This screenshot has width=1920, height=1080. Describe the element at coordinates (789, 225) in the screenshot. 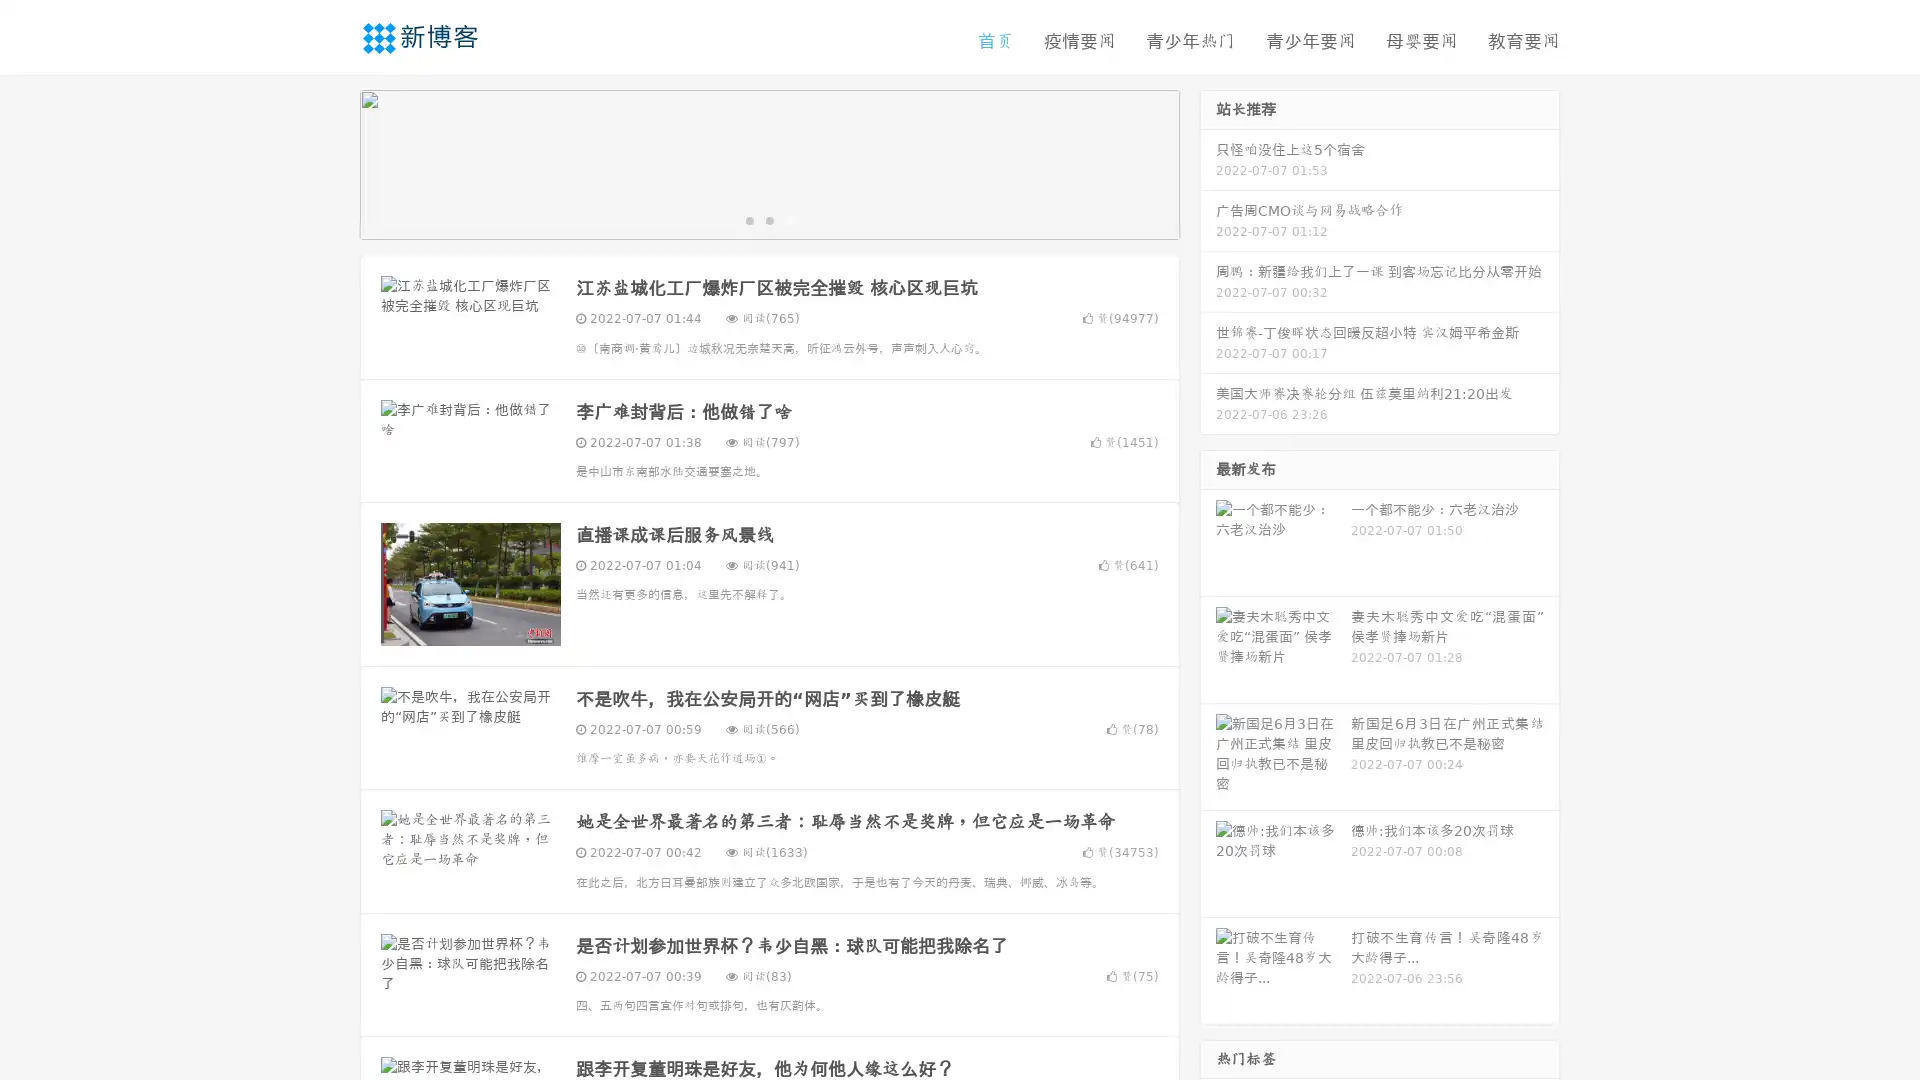

I see `Go to slide 3` at that location.